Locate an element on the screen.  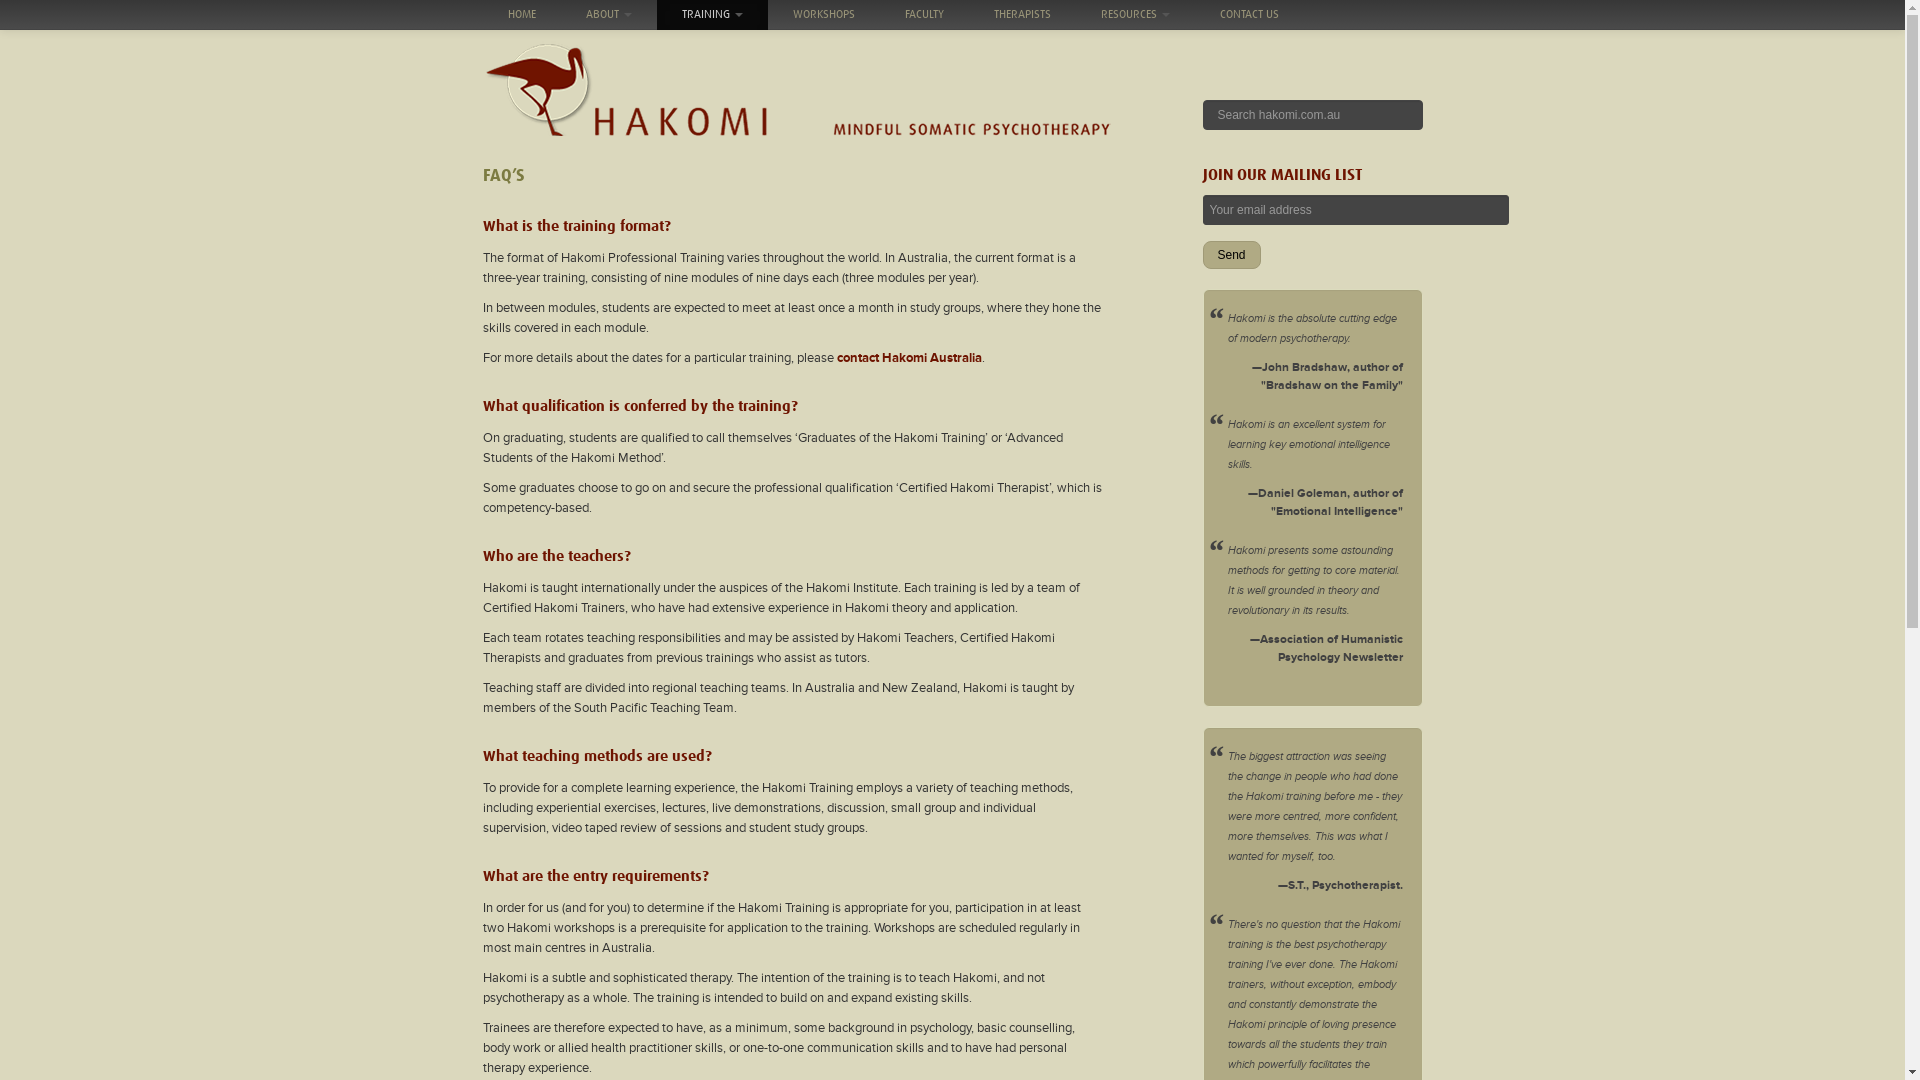
'HOME' is located at coordinates (521, 15).